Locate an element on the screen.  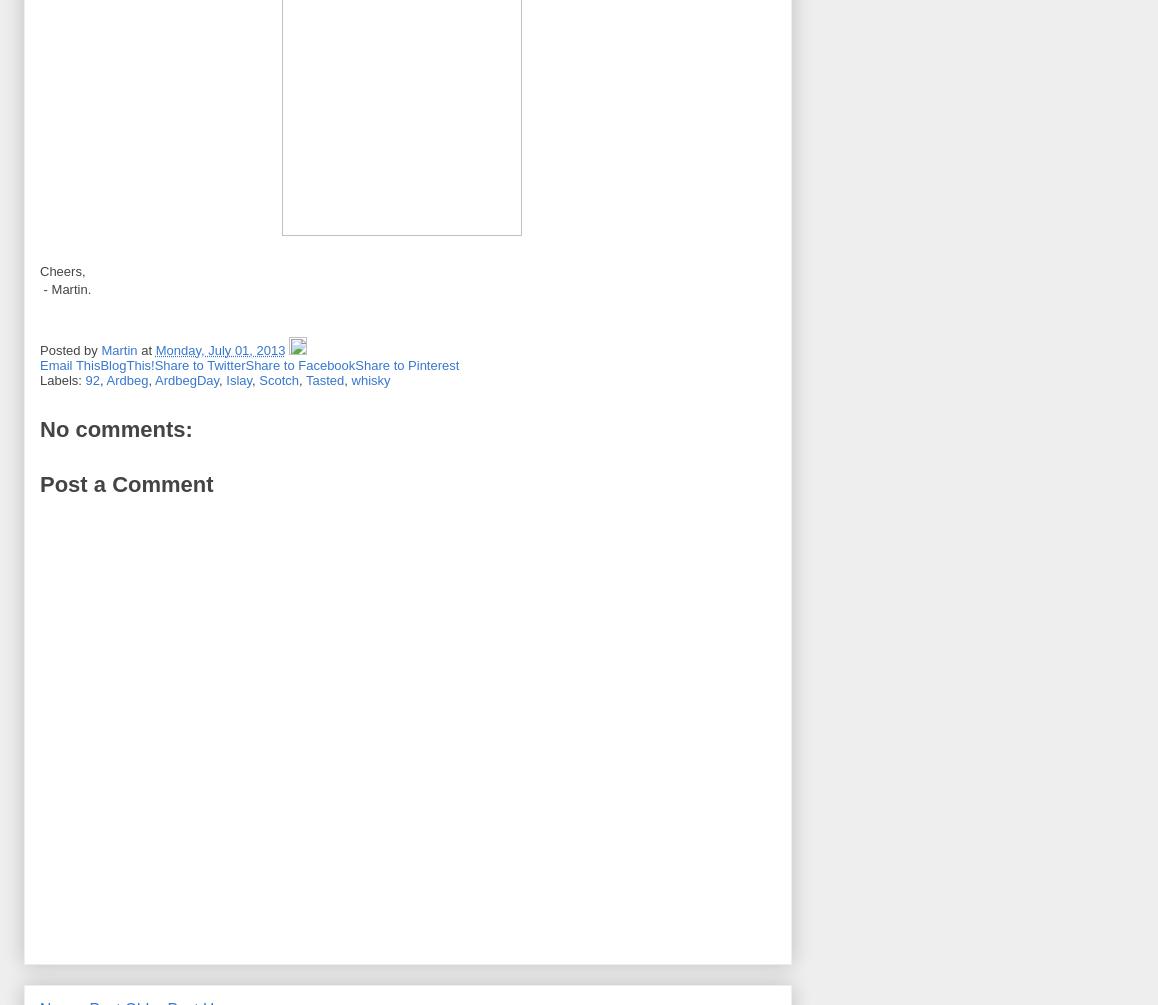
'BlogThis!' is located at coordinates (126, 364).